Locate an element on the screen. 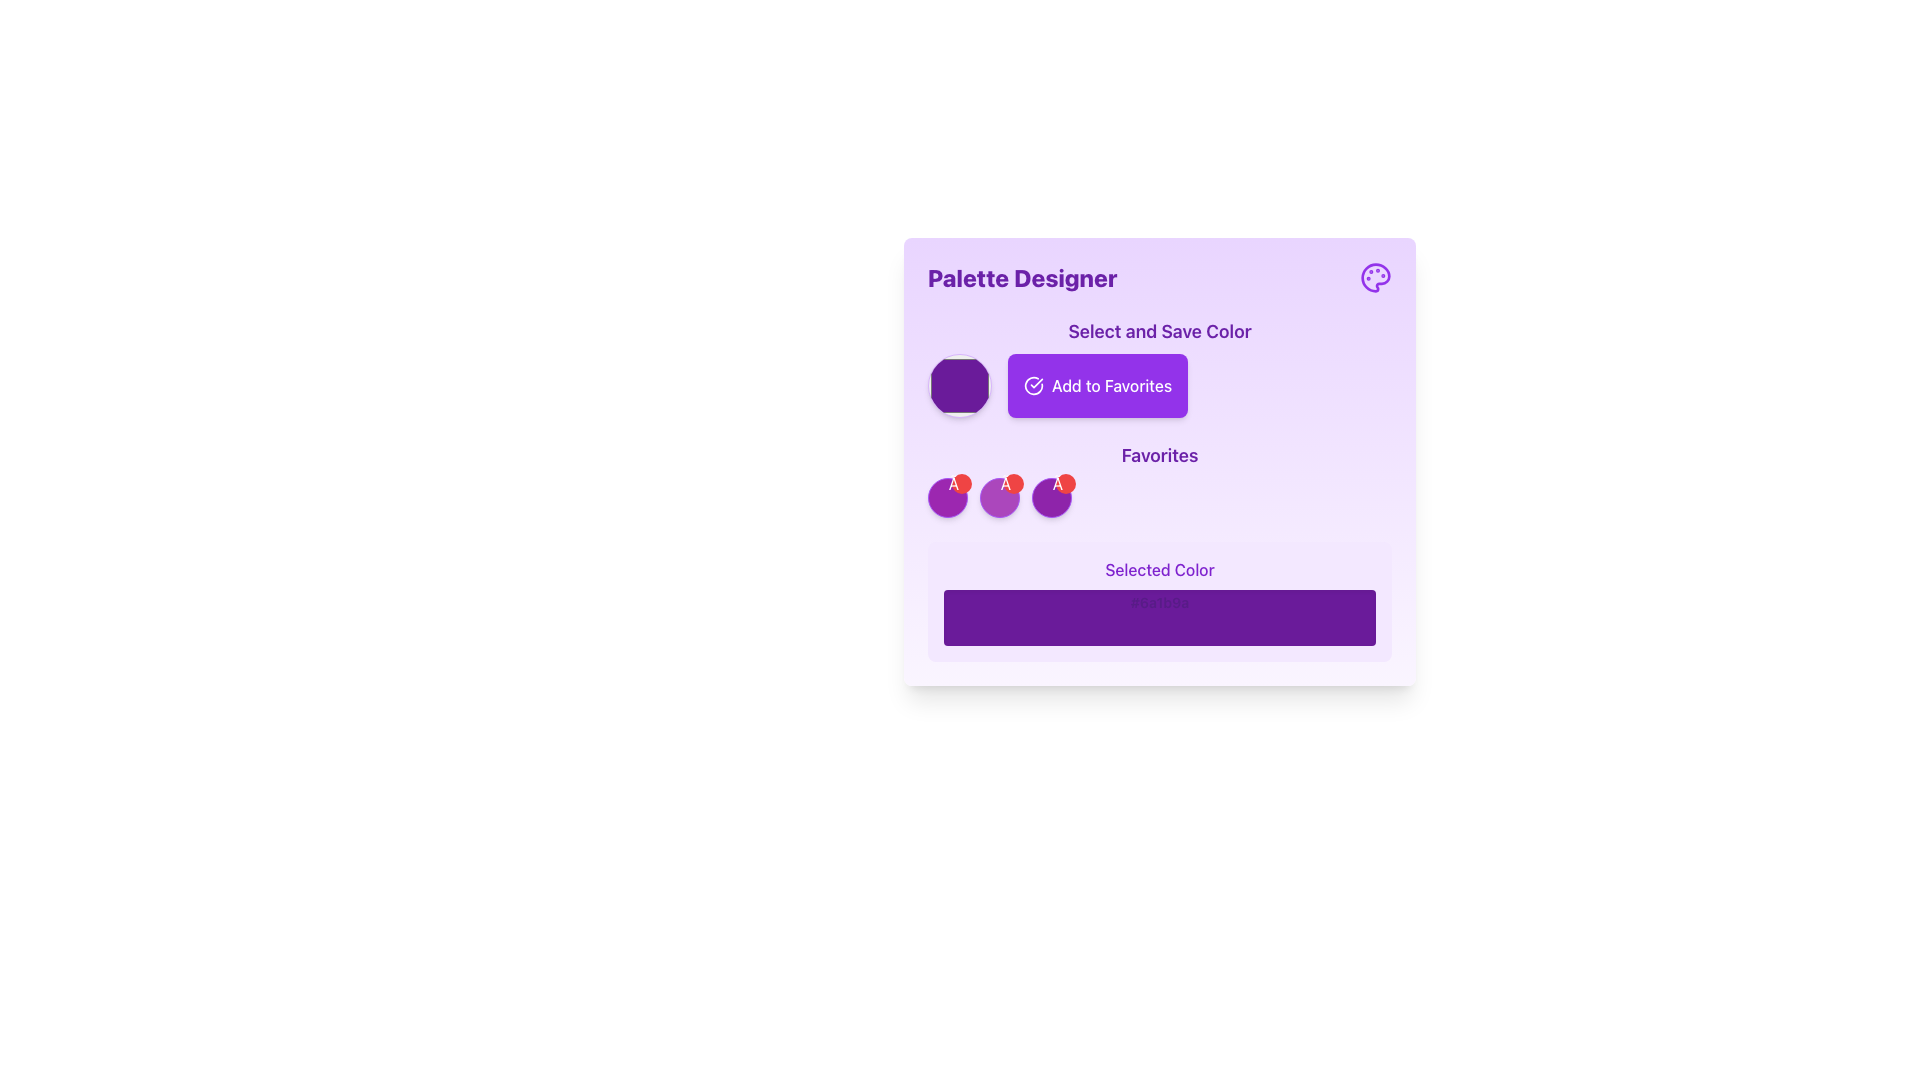 The height and width of the screenshot is (1080, 1920). the circular icon with a checkmark located to the left of the 'Add to Favorites' text, part of the button group in the 'Palette Designer' section is located at coordinates (1033, 385).